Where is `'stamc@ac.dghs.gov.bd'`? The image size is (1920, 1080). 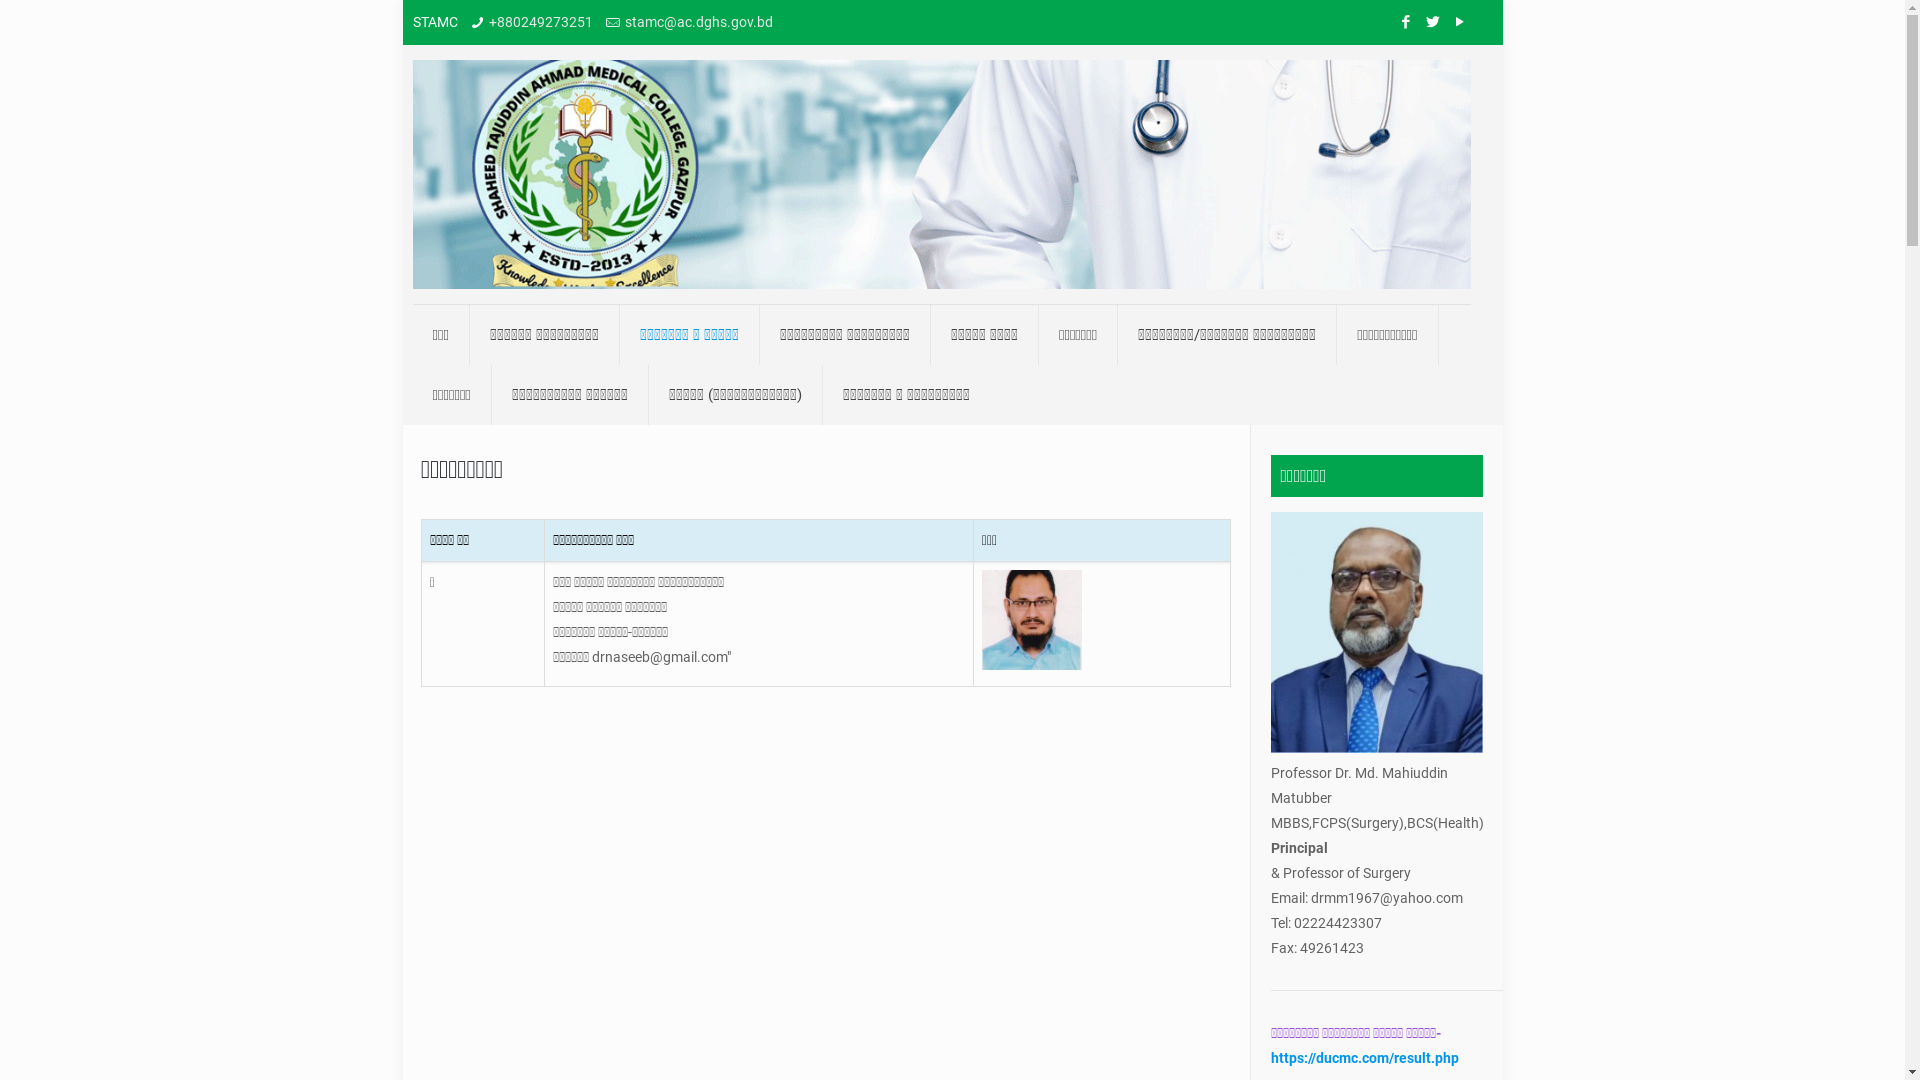
'stamc@ac.dghs.gov.bd' is located at coordinates (699, 22).